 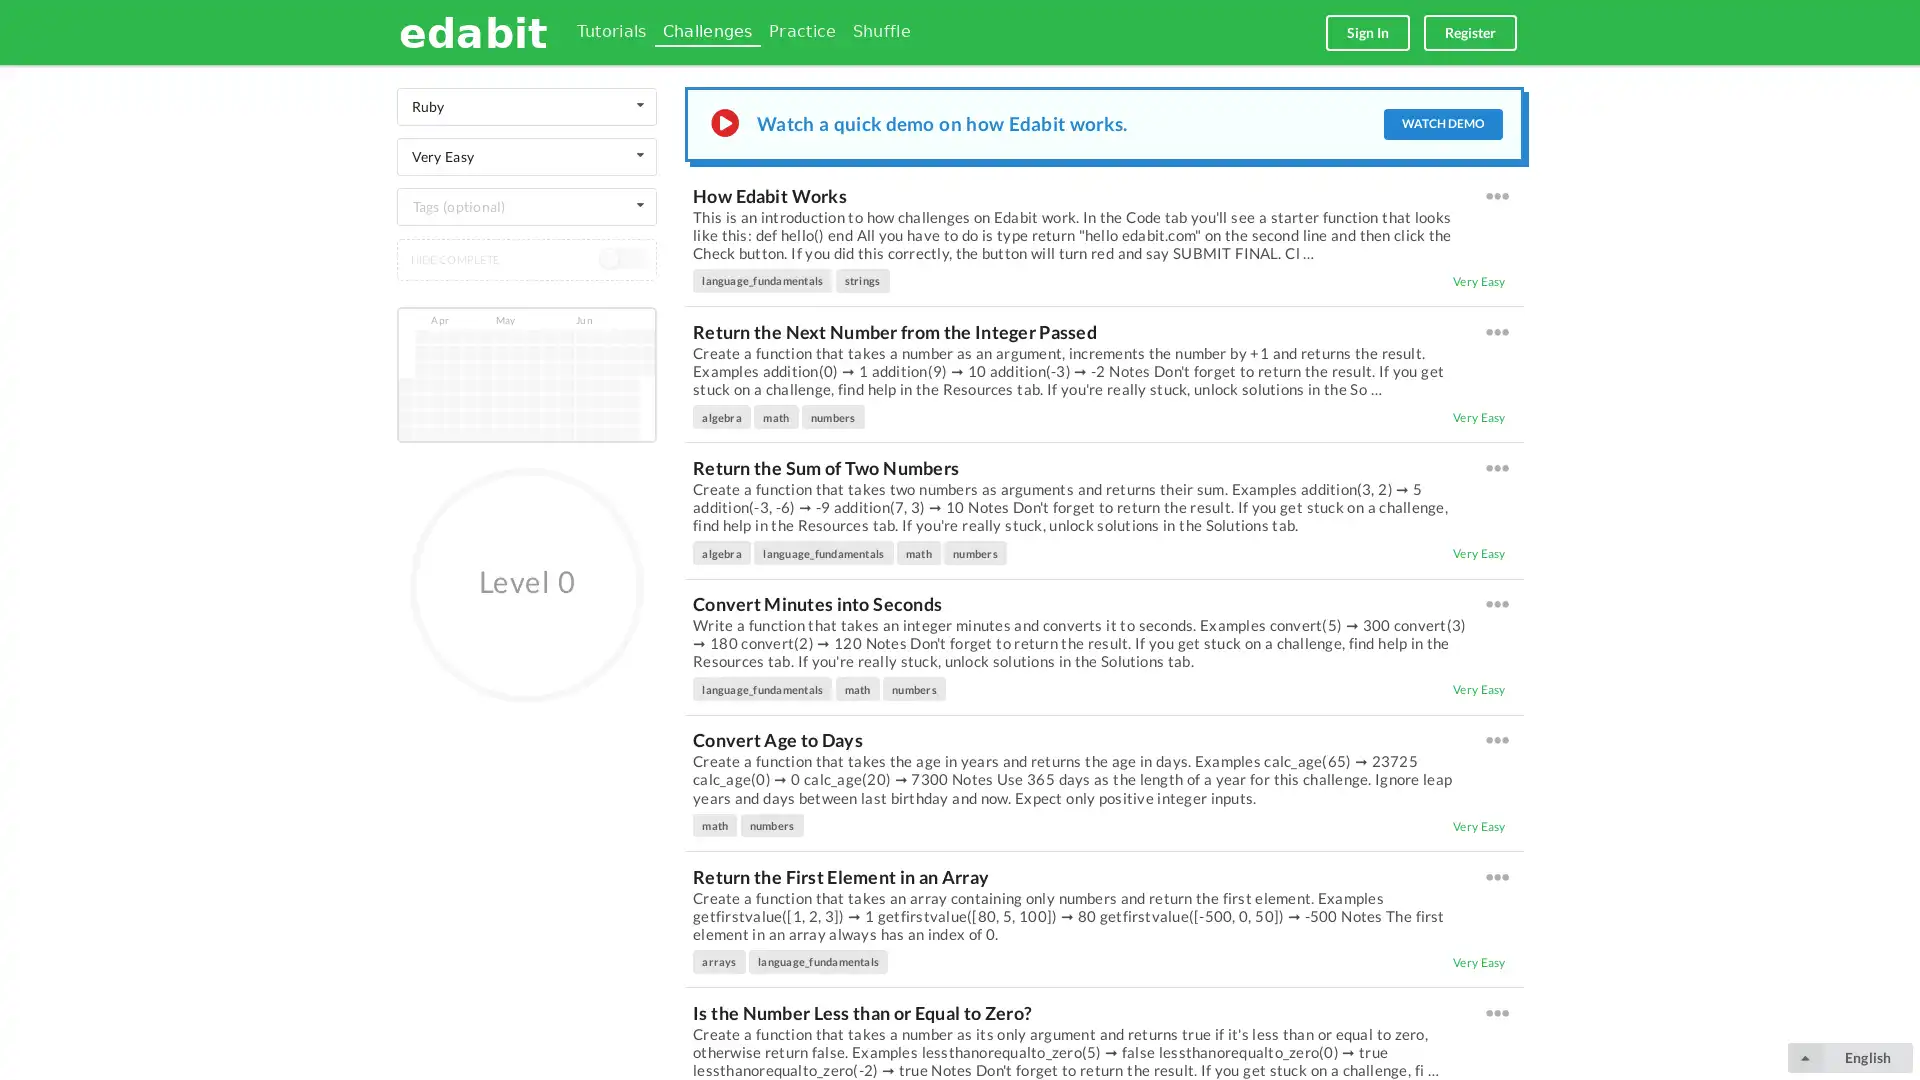 I want to click on Sign In, so click(x=1366, y=31).